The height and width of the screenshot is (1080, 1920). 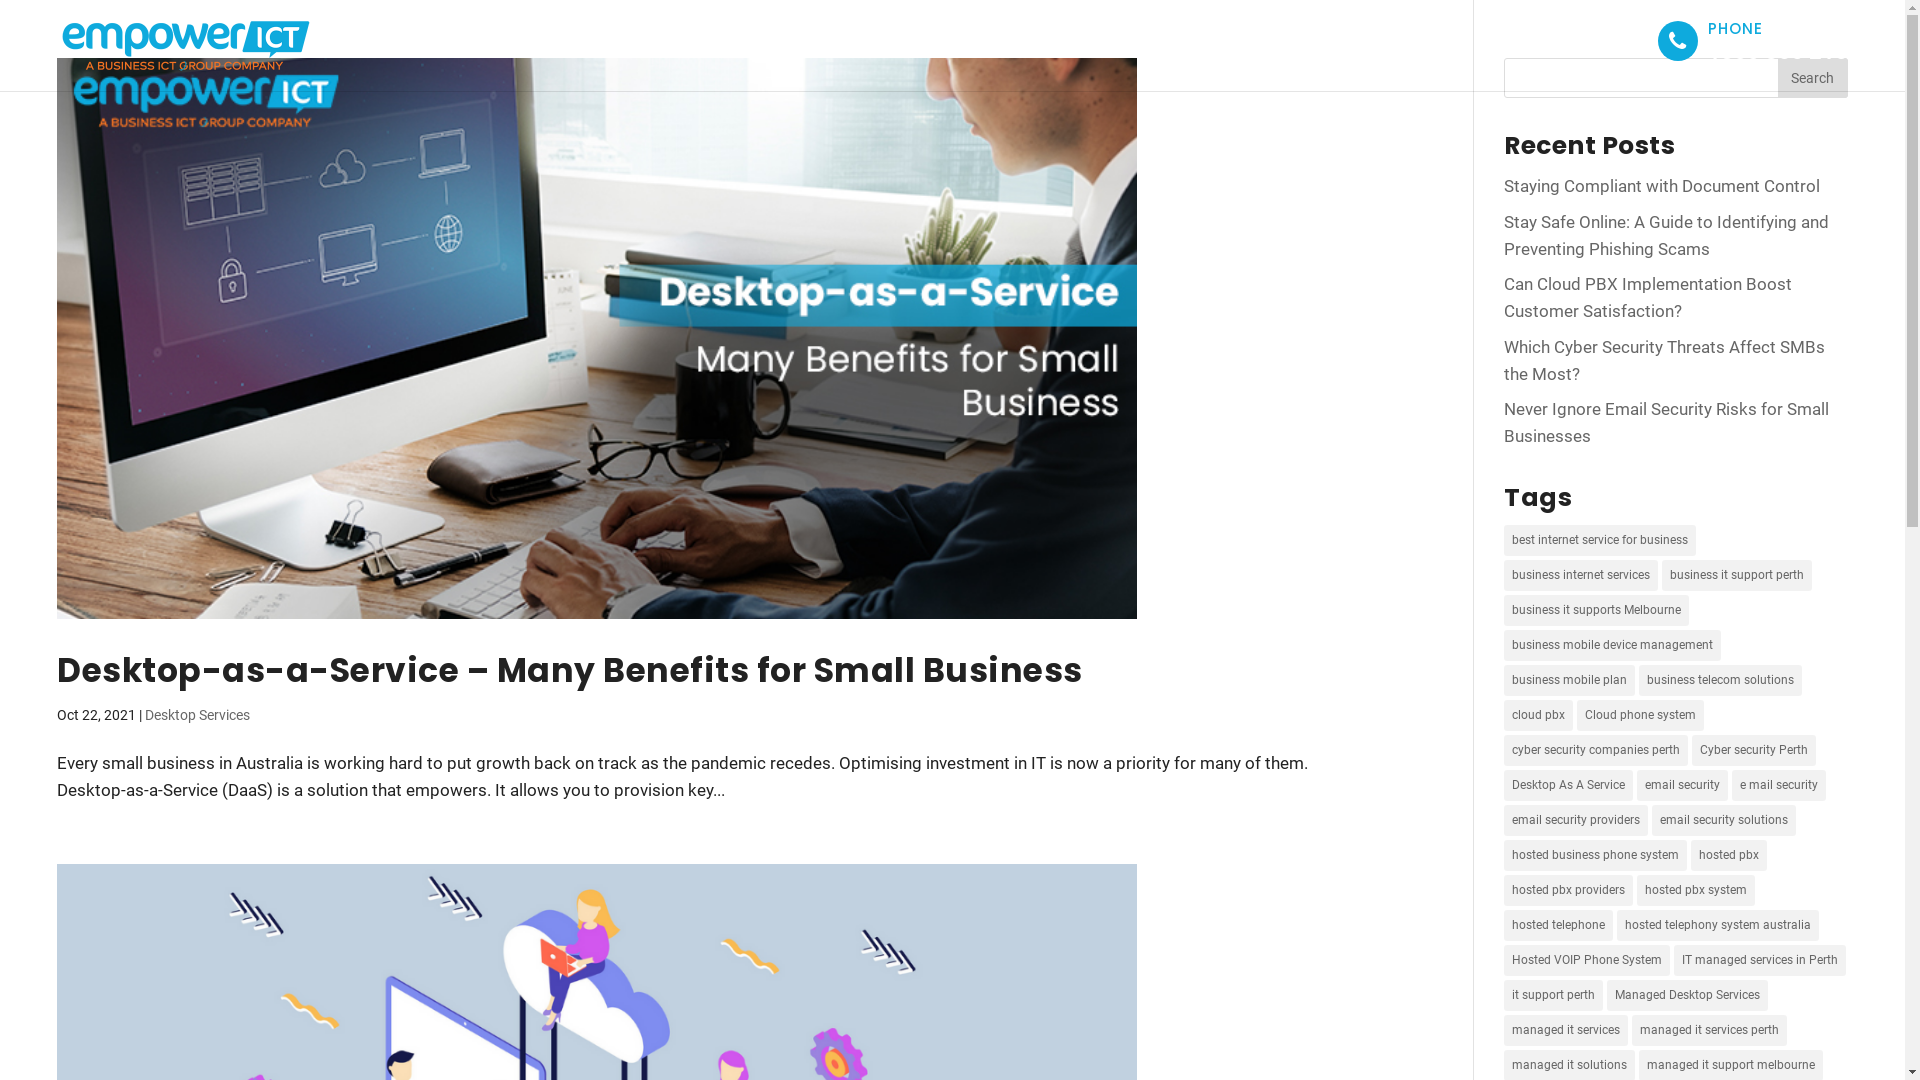 What do you see at coordinates (1664, 358) in the screenshot?
I see `'Which Cyber Security Threats Affect SMBs the Most?'` at bounding box center [1664, 358].